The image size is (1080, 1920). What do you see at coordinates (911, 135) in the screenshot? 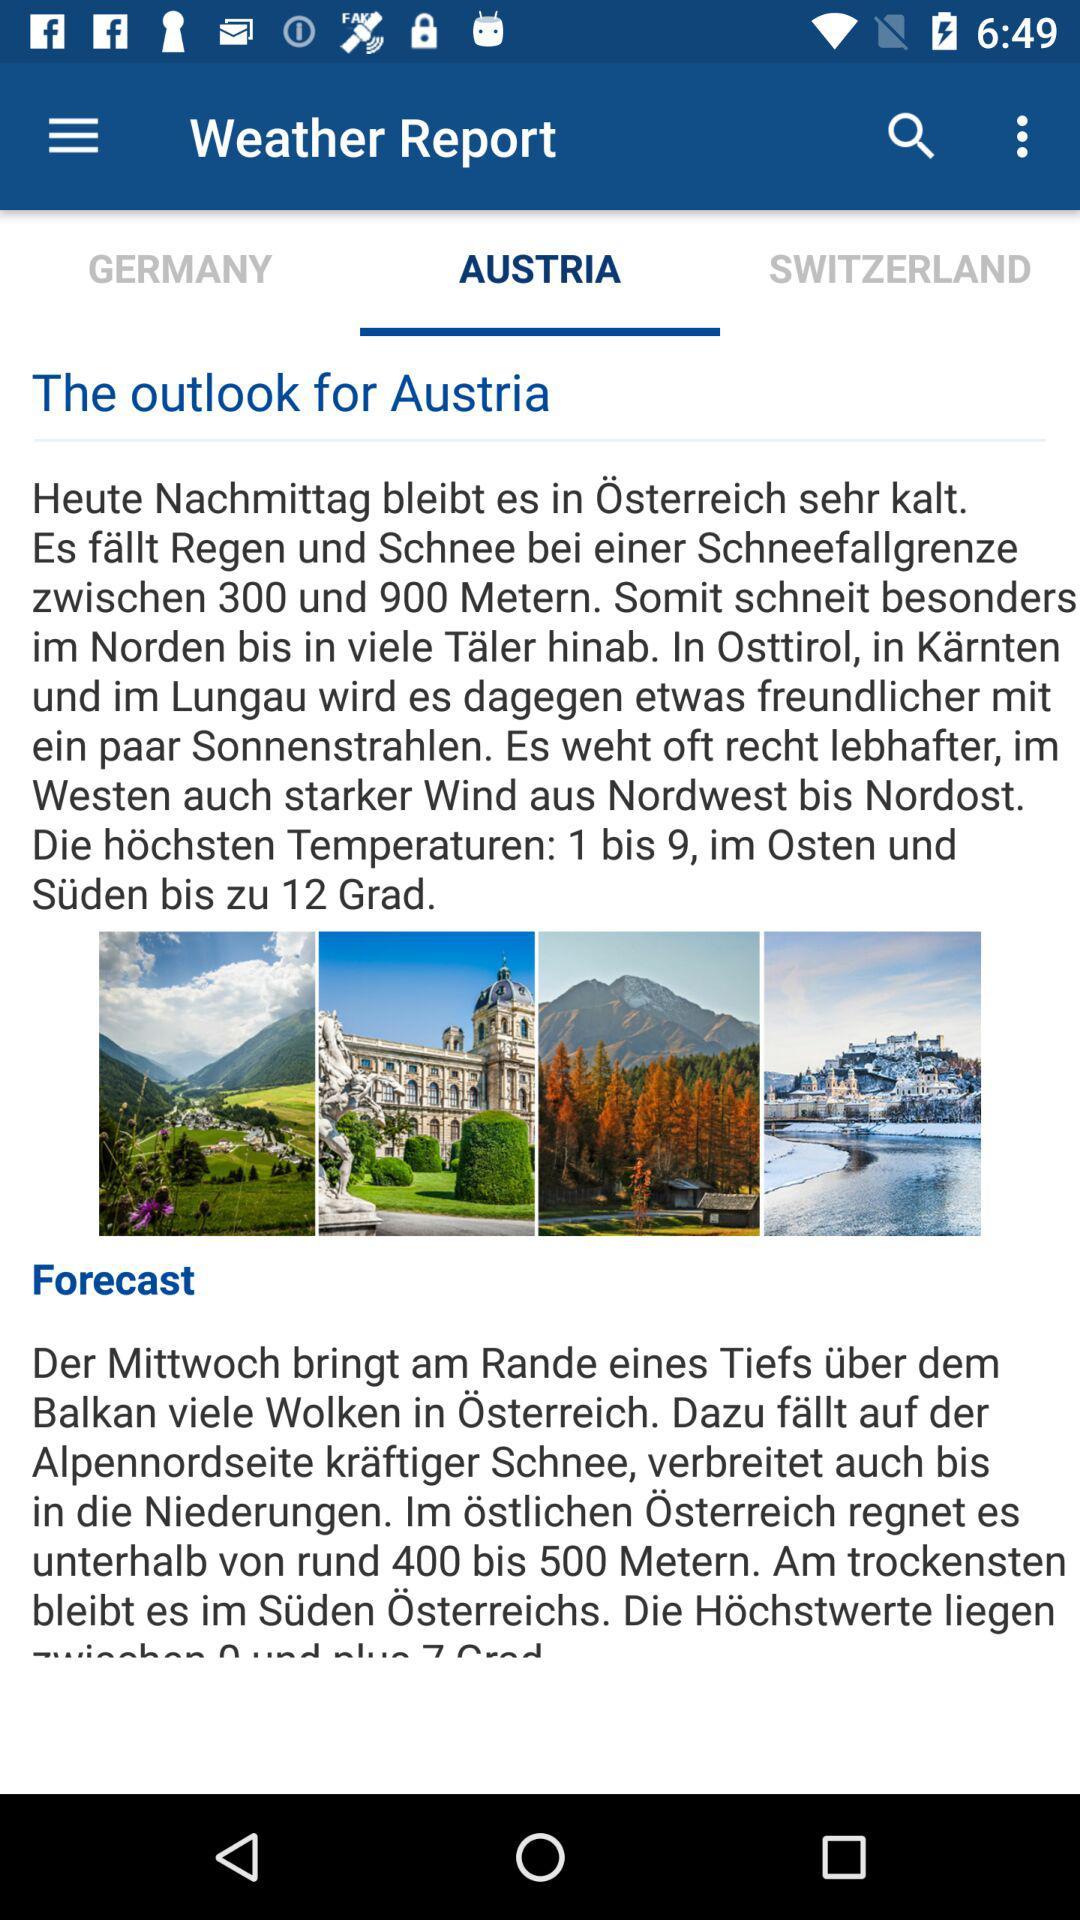
I see `the item next to the austria icon` at bounding box center [911, 135].